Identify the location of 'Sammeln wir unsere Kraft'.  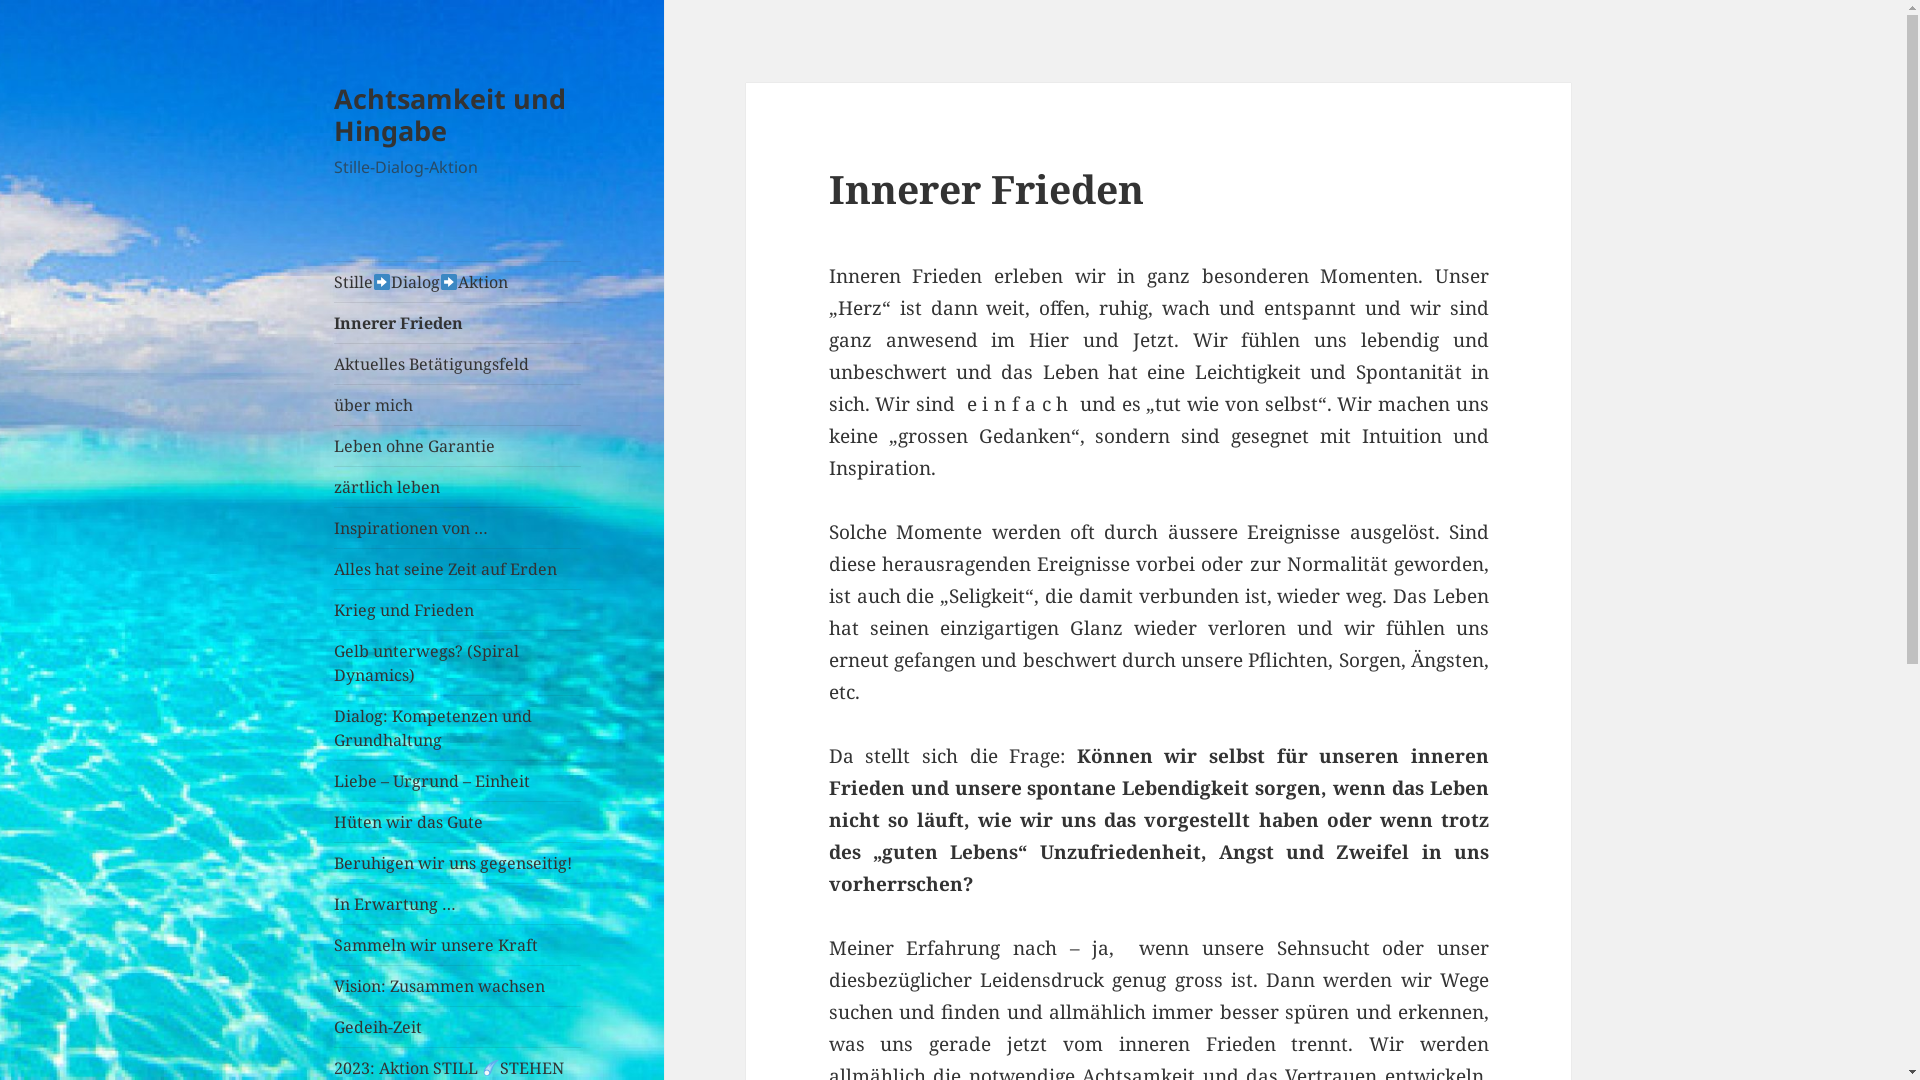
(456, 945).